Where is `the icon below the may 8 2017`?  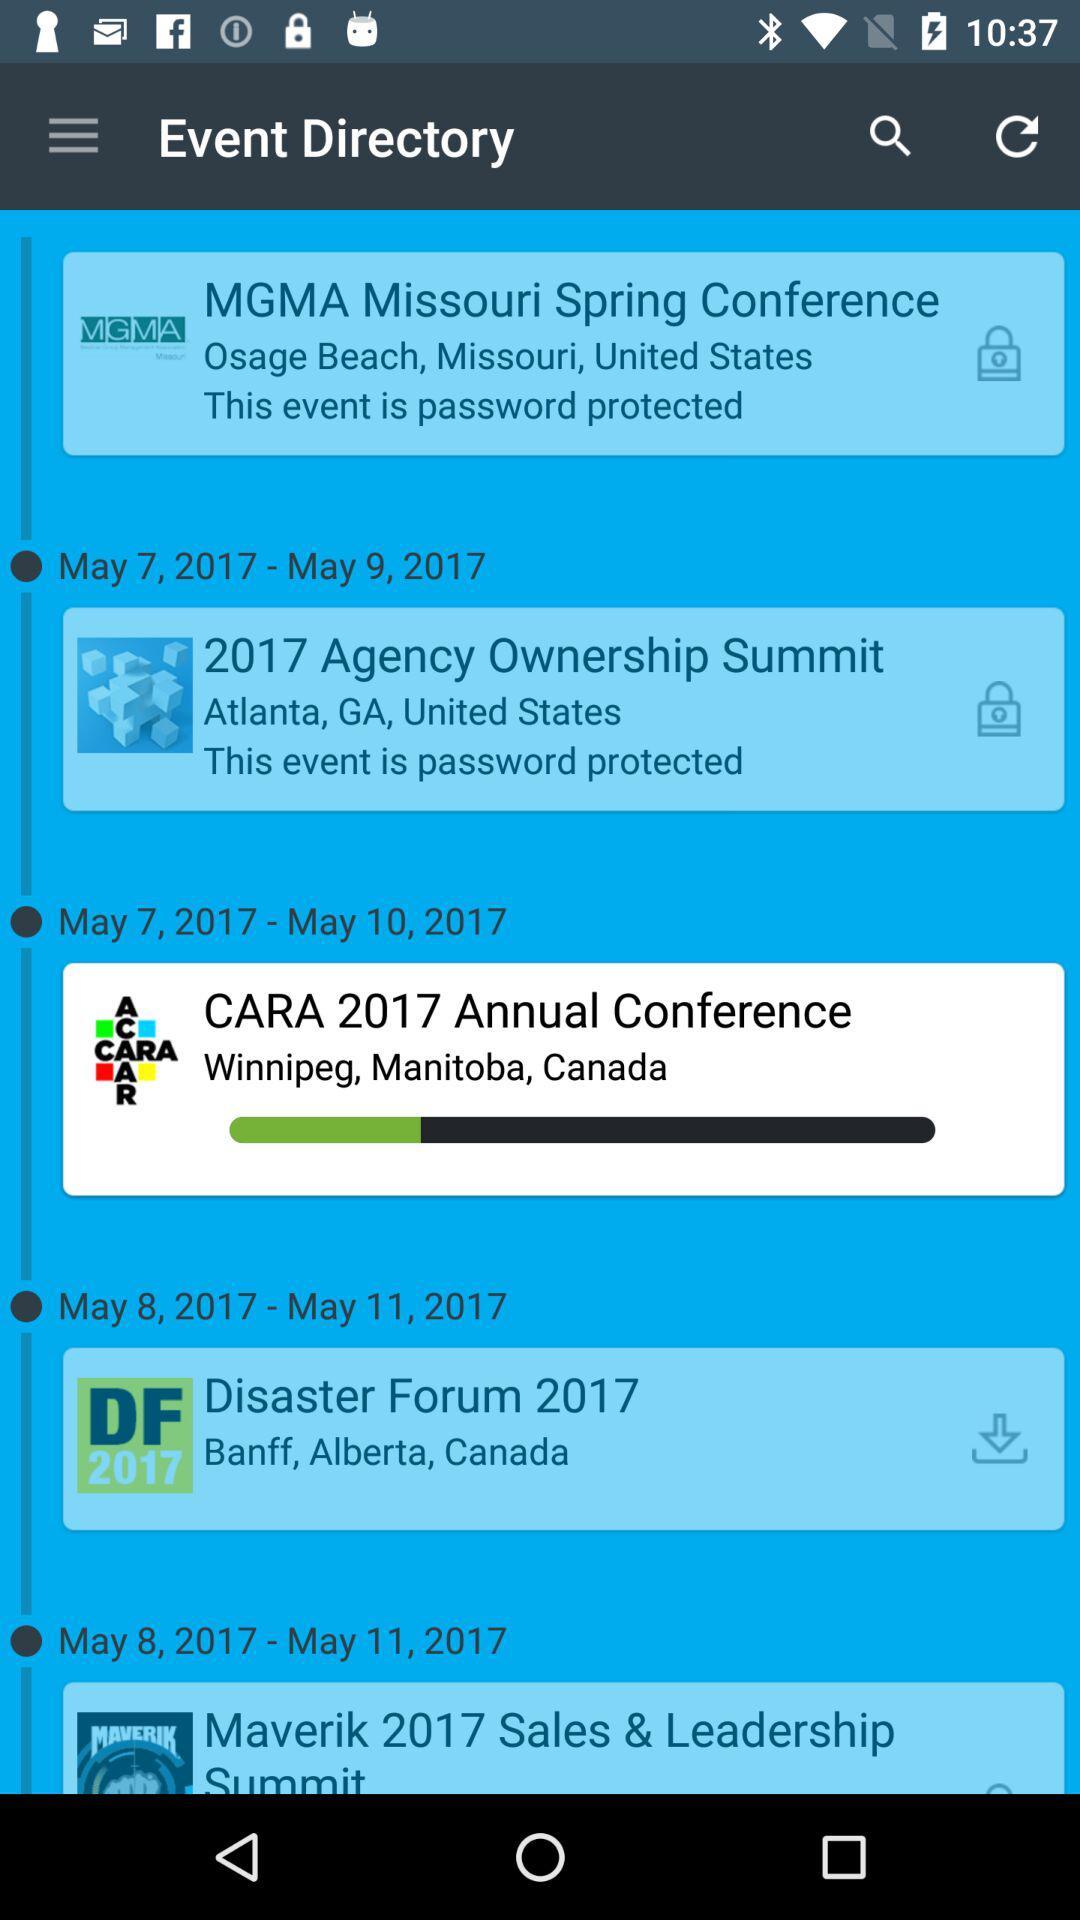 the icon below the may 8 2017 is located at coordinates (999, 1437).